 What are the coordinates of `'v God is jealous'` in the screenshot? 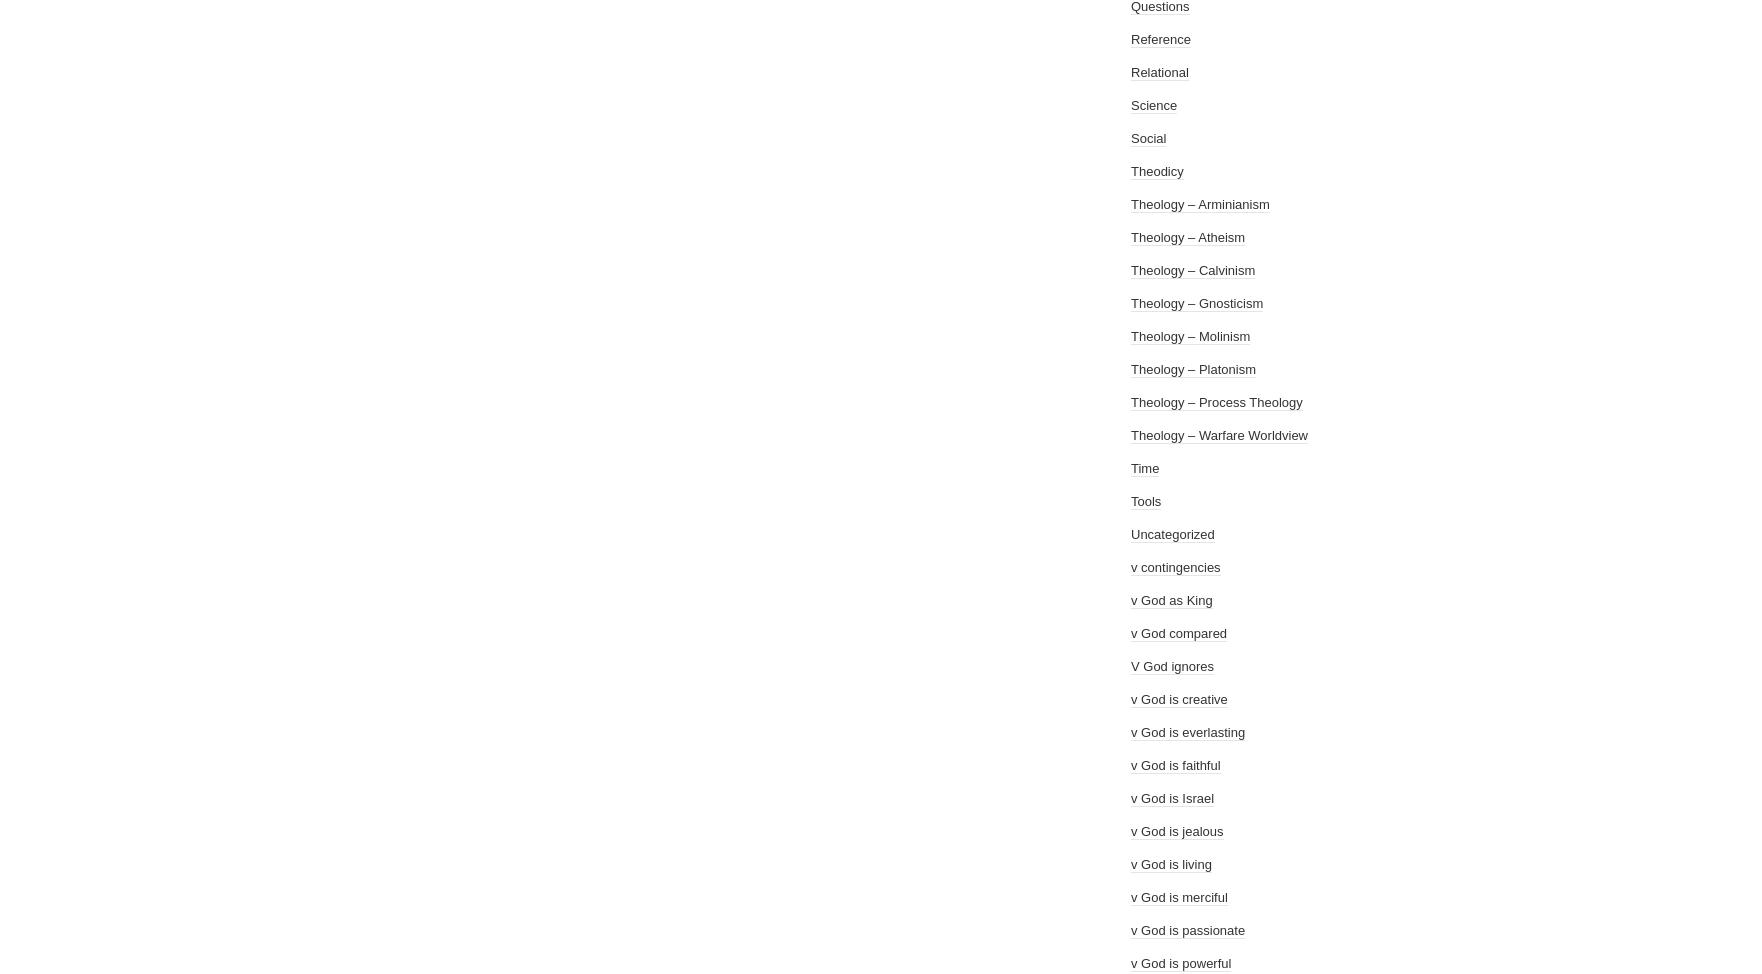 It's located at (1177, 831).